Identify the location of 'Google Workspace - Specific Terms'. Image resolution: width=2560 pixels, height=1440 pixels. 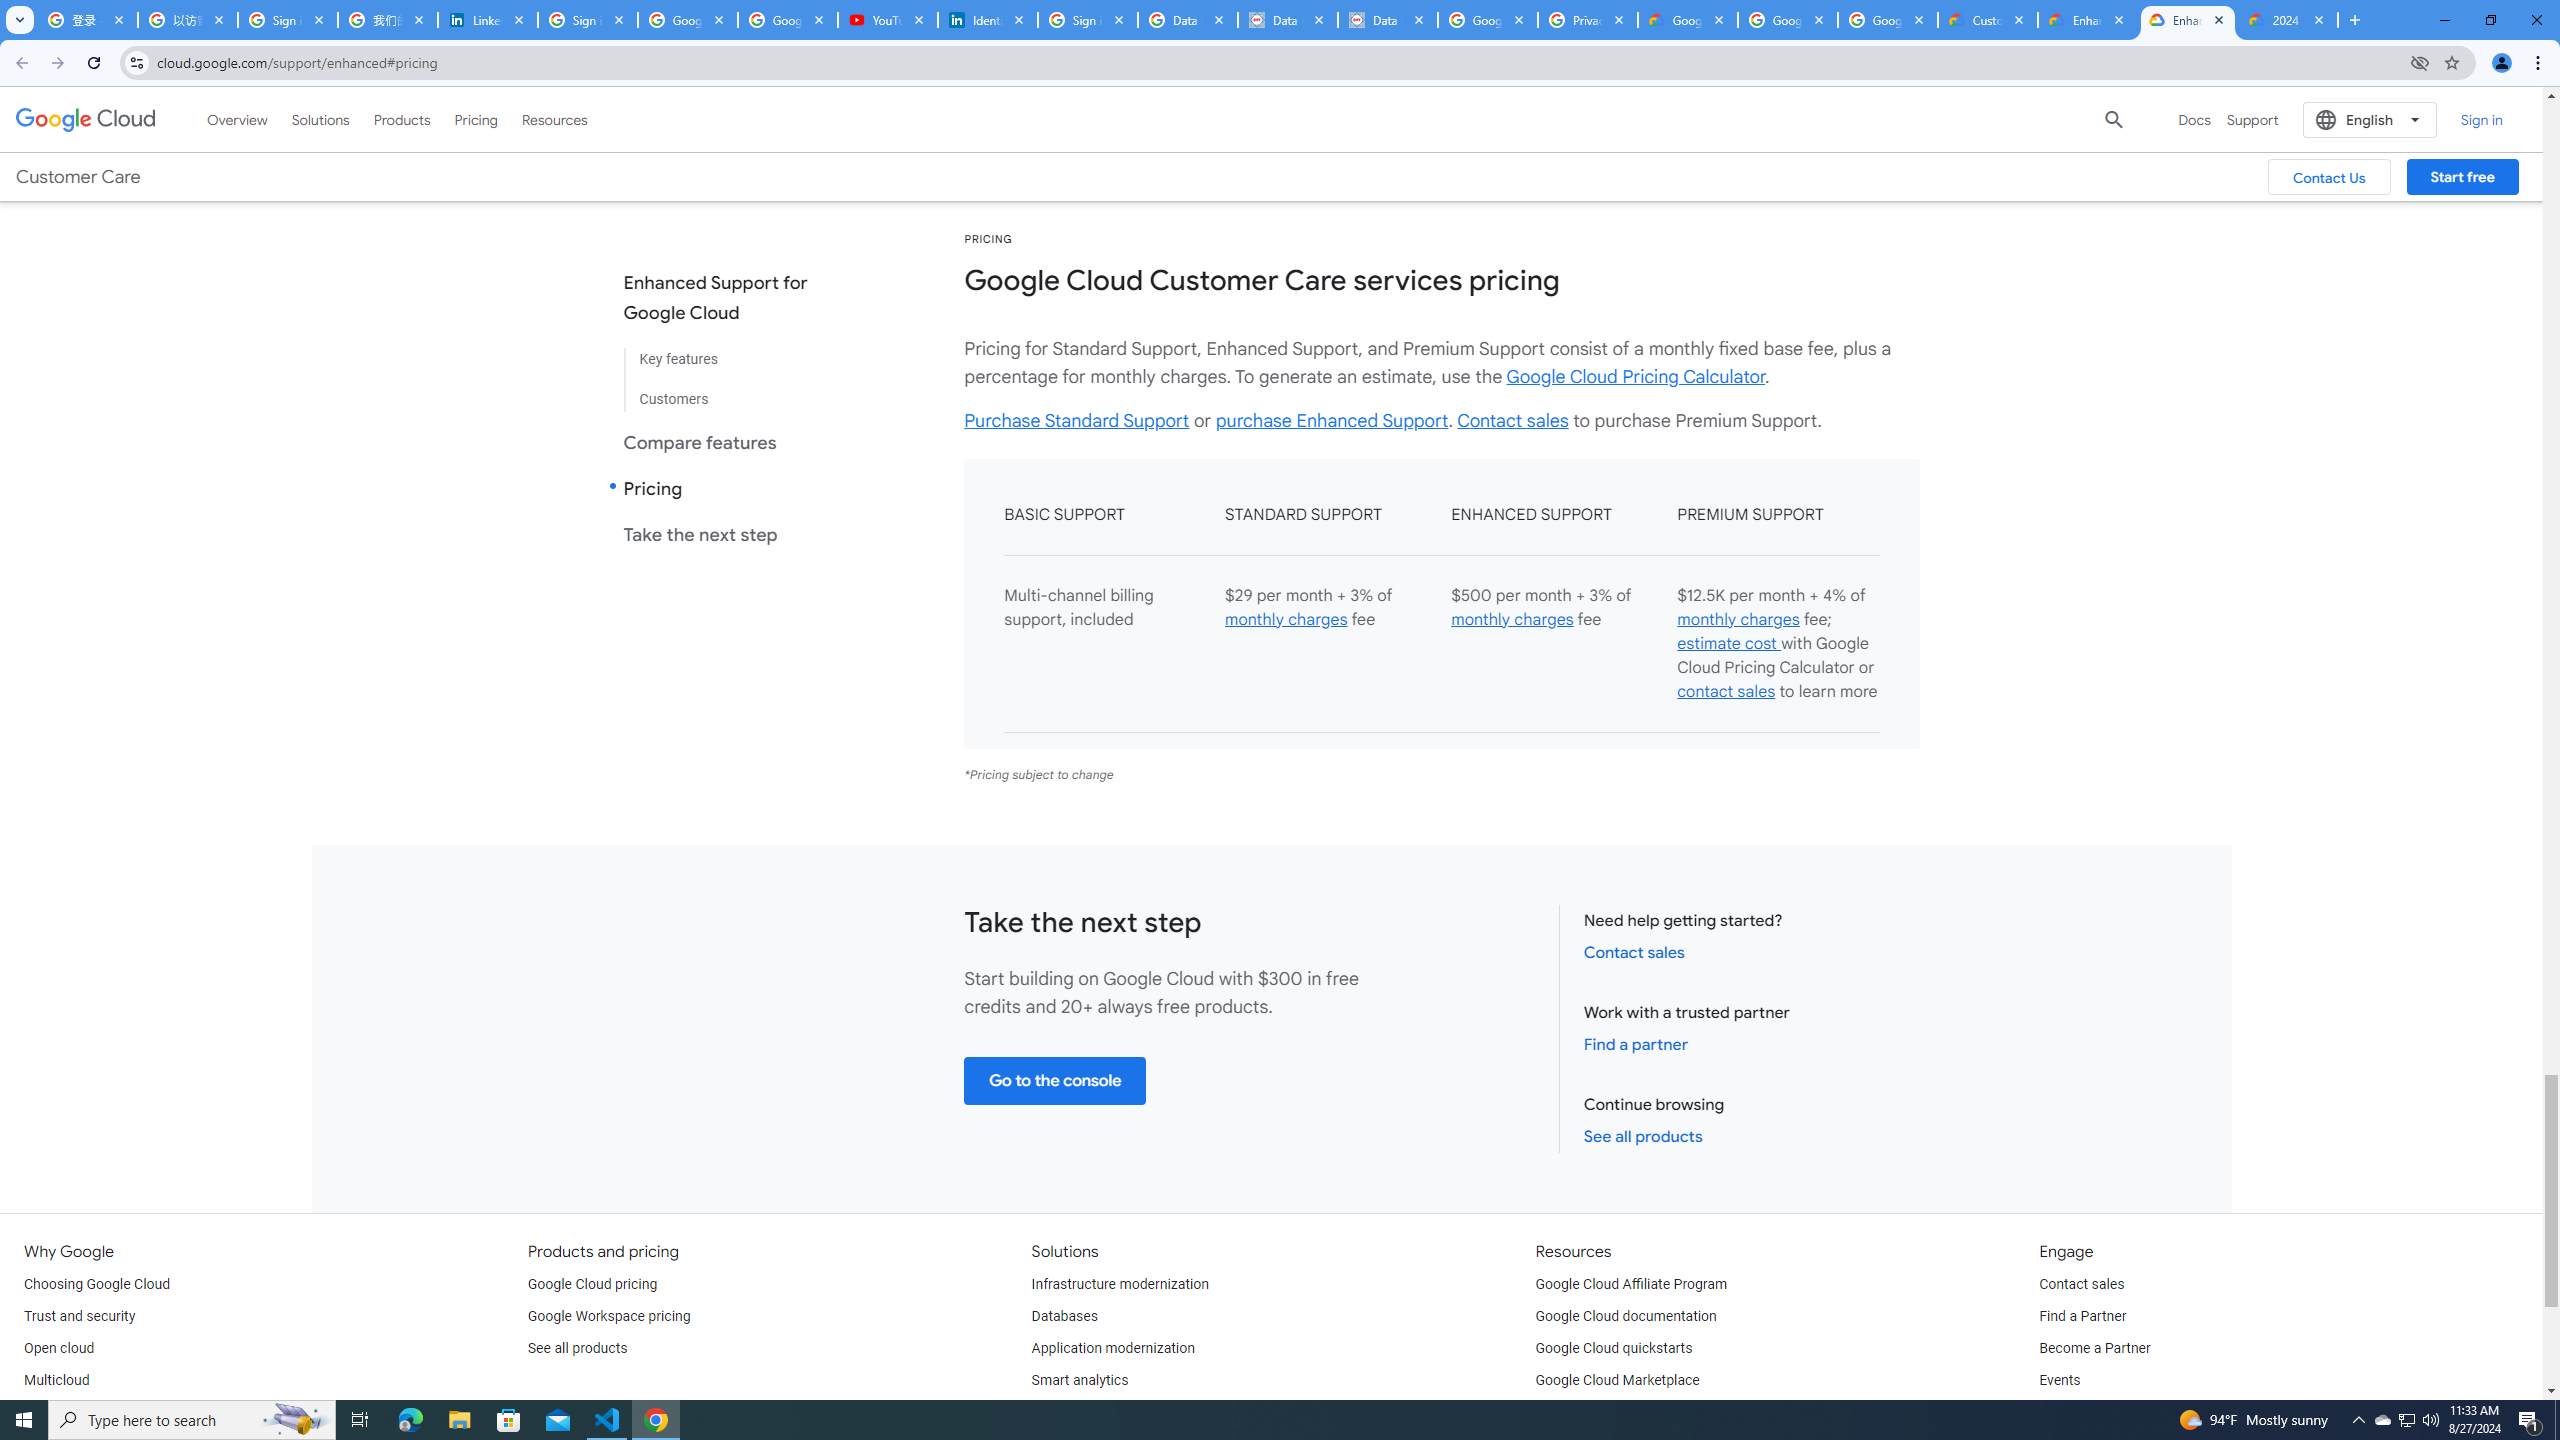
(1785, 19).